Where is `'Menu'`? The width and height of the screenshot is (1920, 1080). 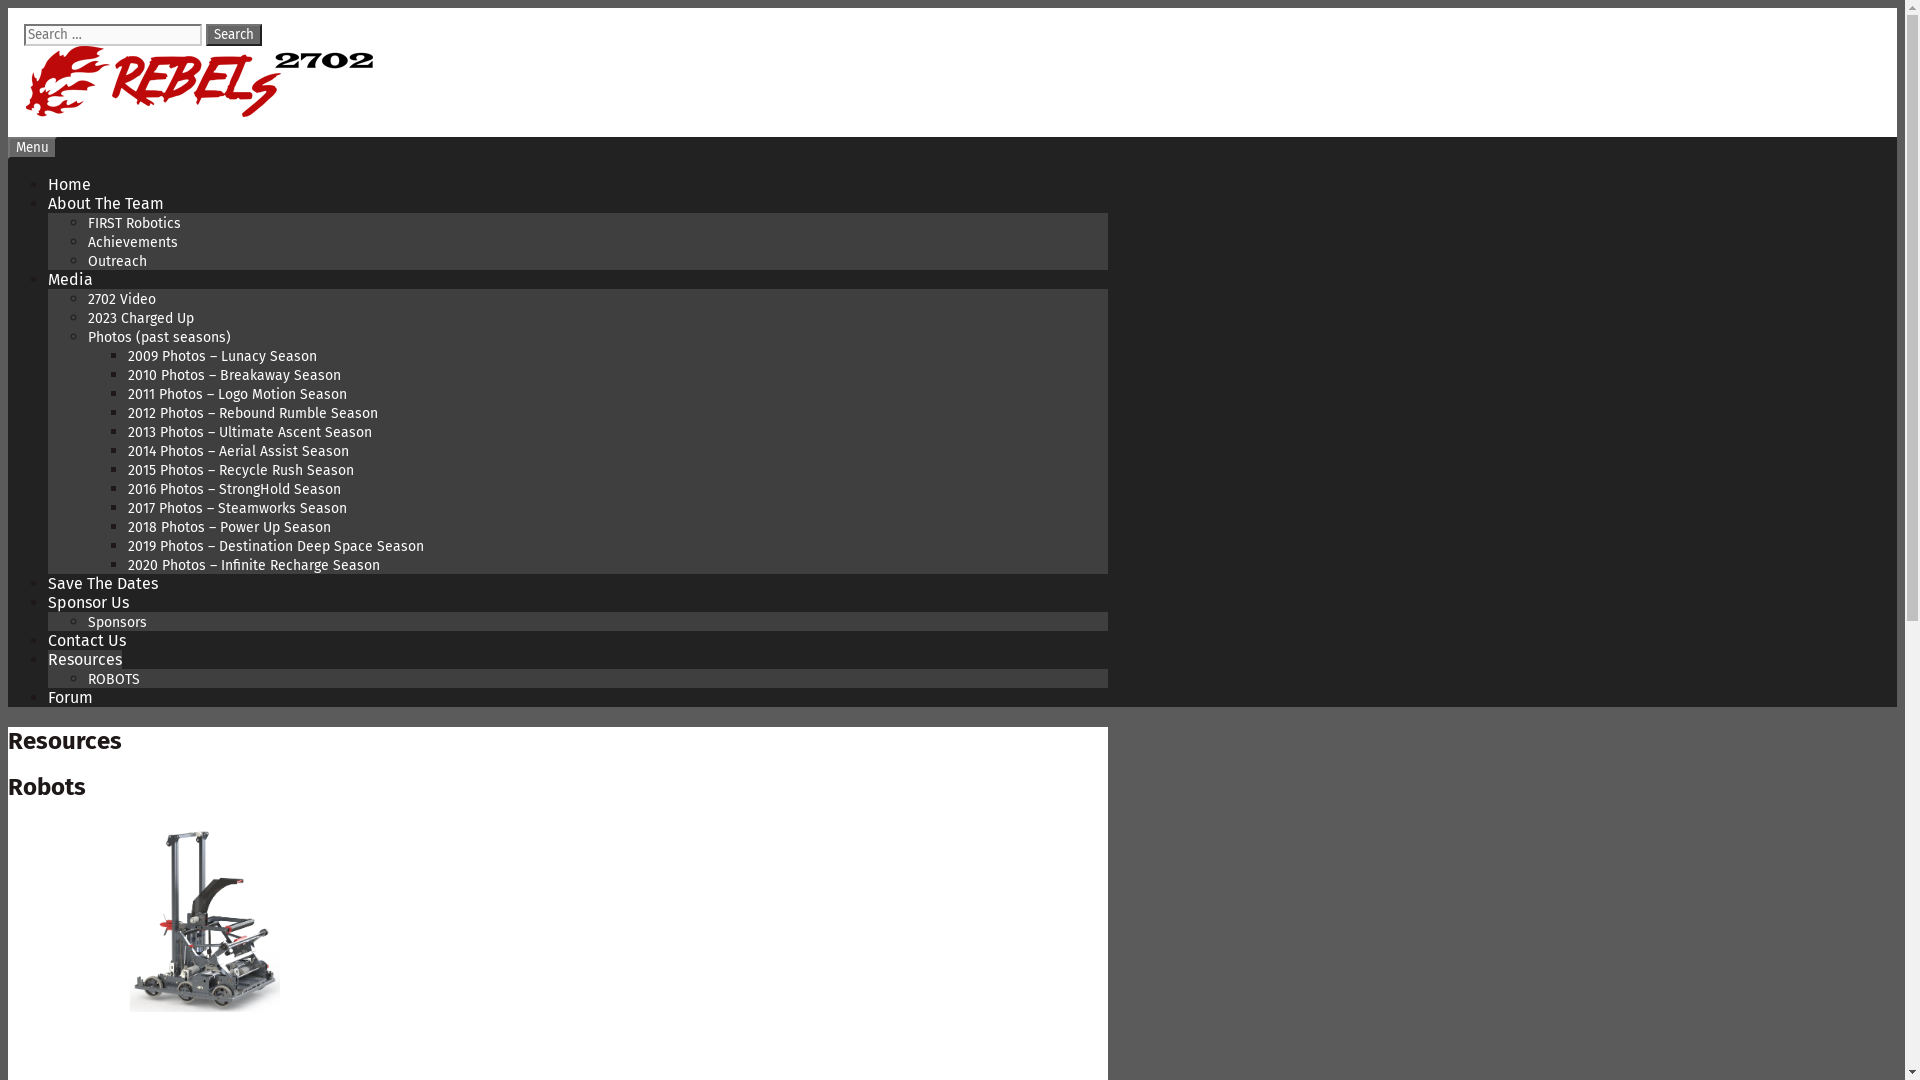 'Menu' is located at coordinates (8, 146).